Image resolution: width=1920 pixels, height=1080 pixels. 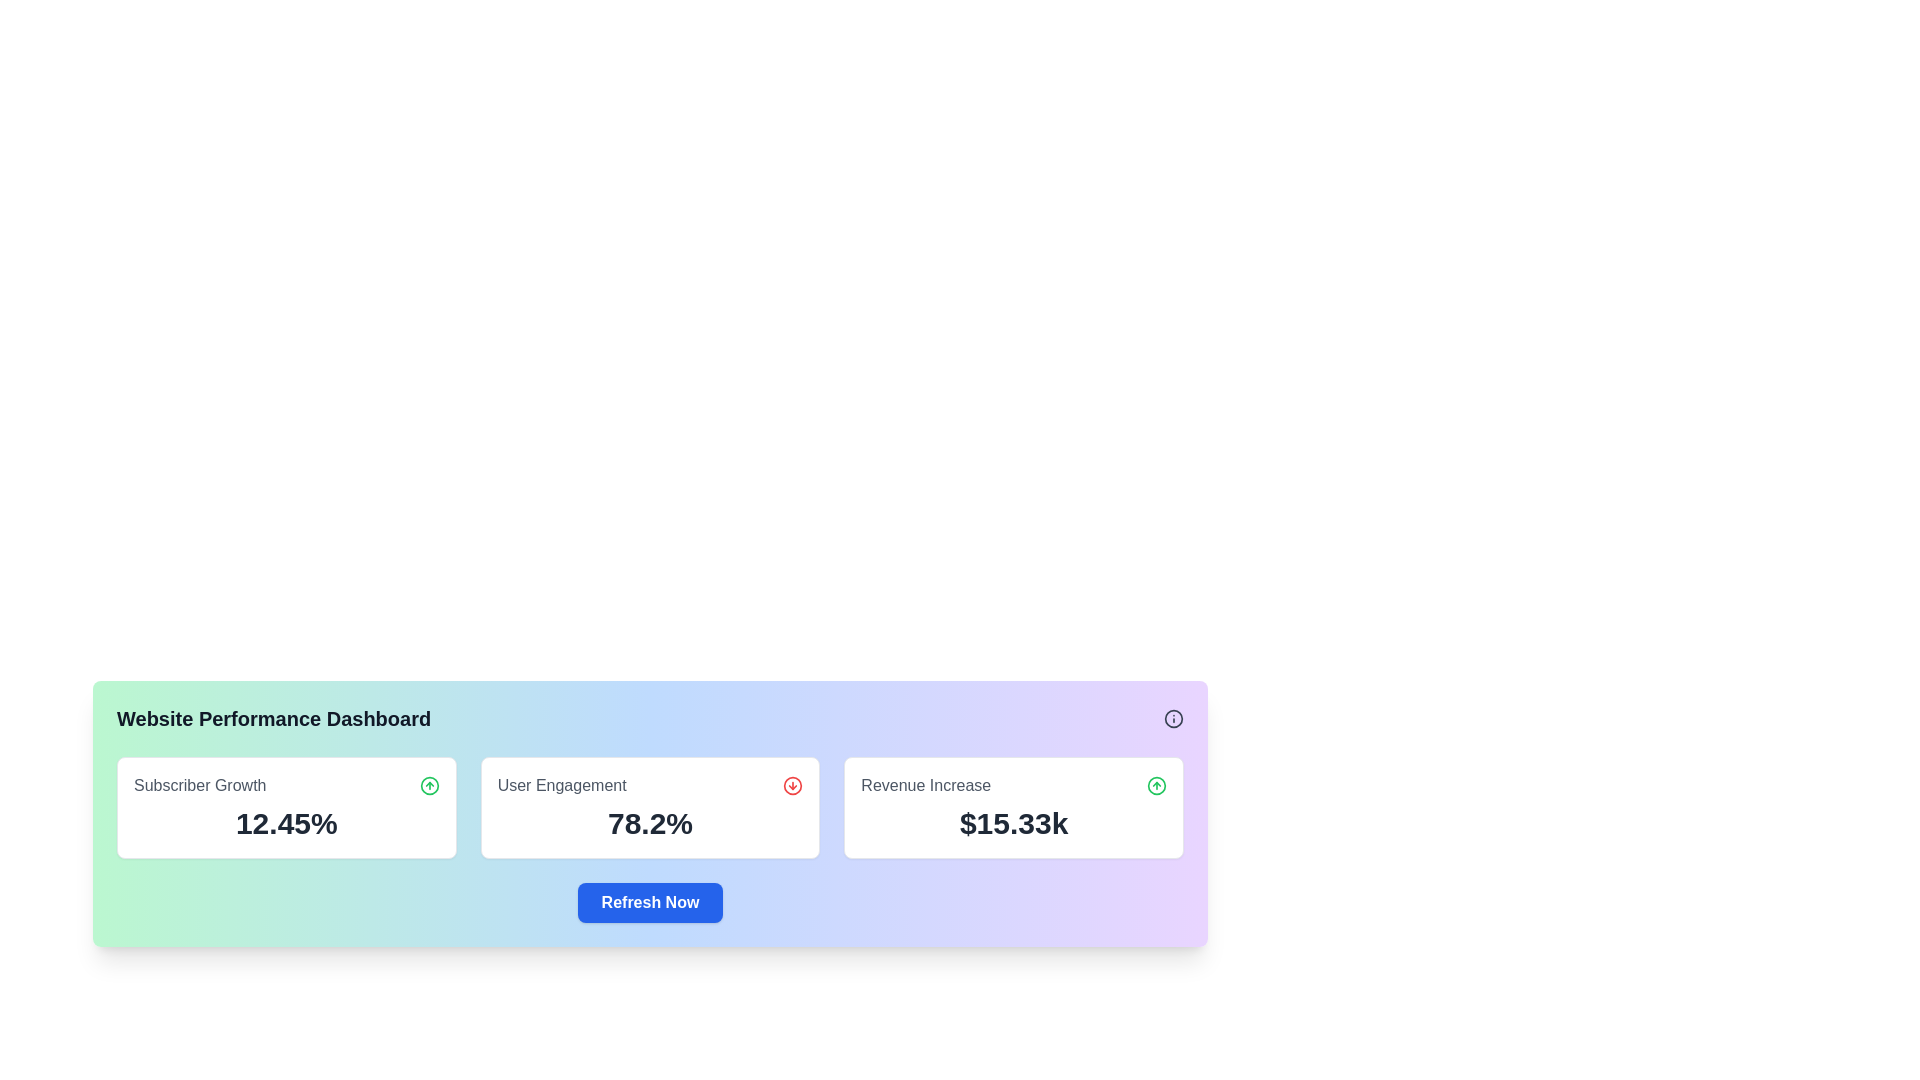 What do you see at coordinates (1014, 806) in the screenshot?
I see `the Informational card displaying 'Revenue Increase' with a bold $15.33k value, located in the rightmost position of a three-column grid layout` at bounding box center [1014, 806].